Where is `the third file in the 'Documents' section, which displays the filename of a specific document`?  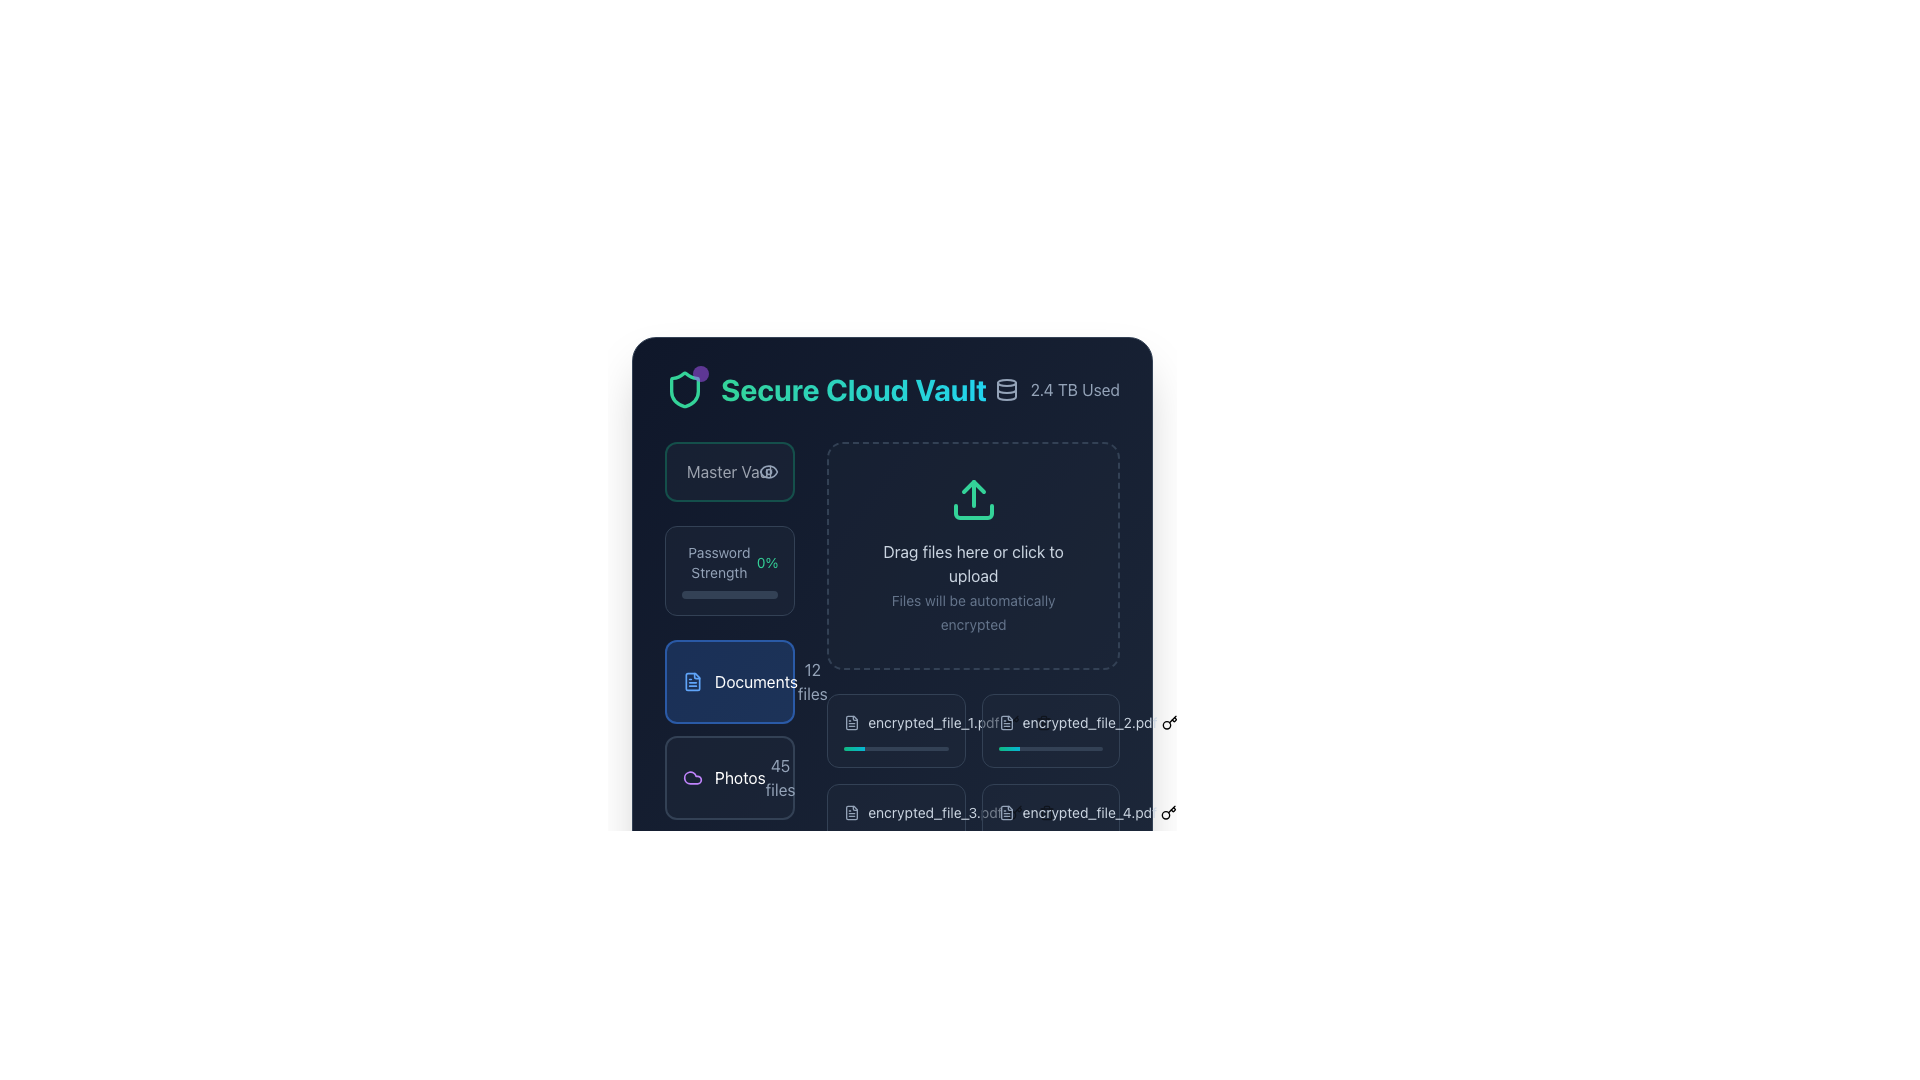 the third file in the 'Documents' section, which displays the filename of a specific document is located at coordinates (922, 813).